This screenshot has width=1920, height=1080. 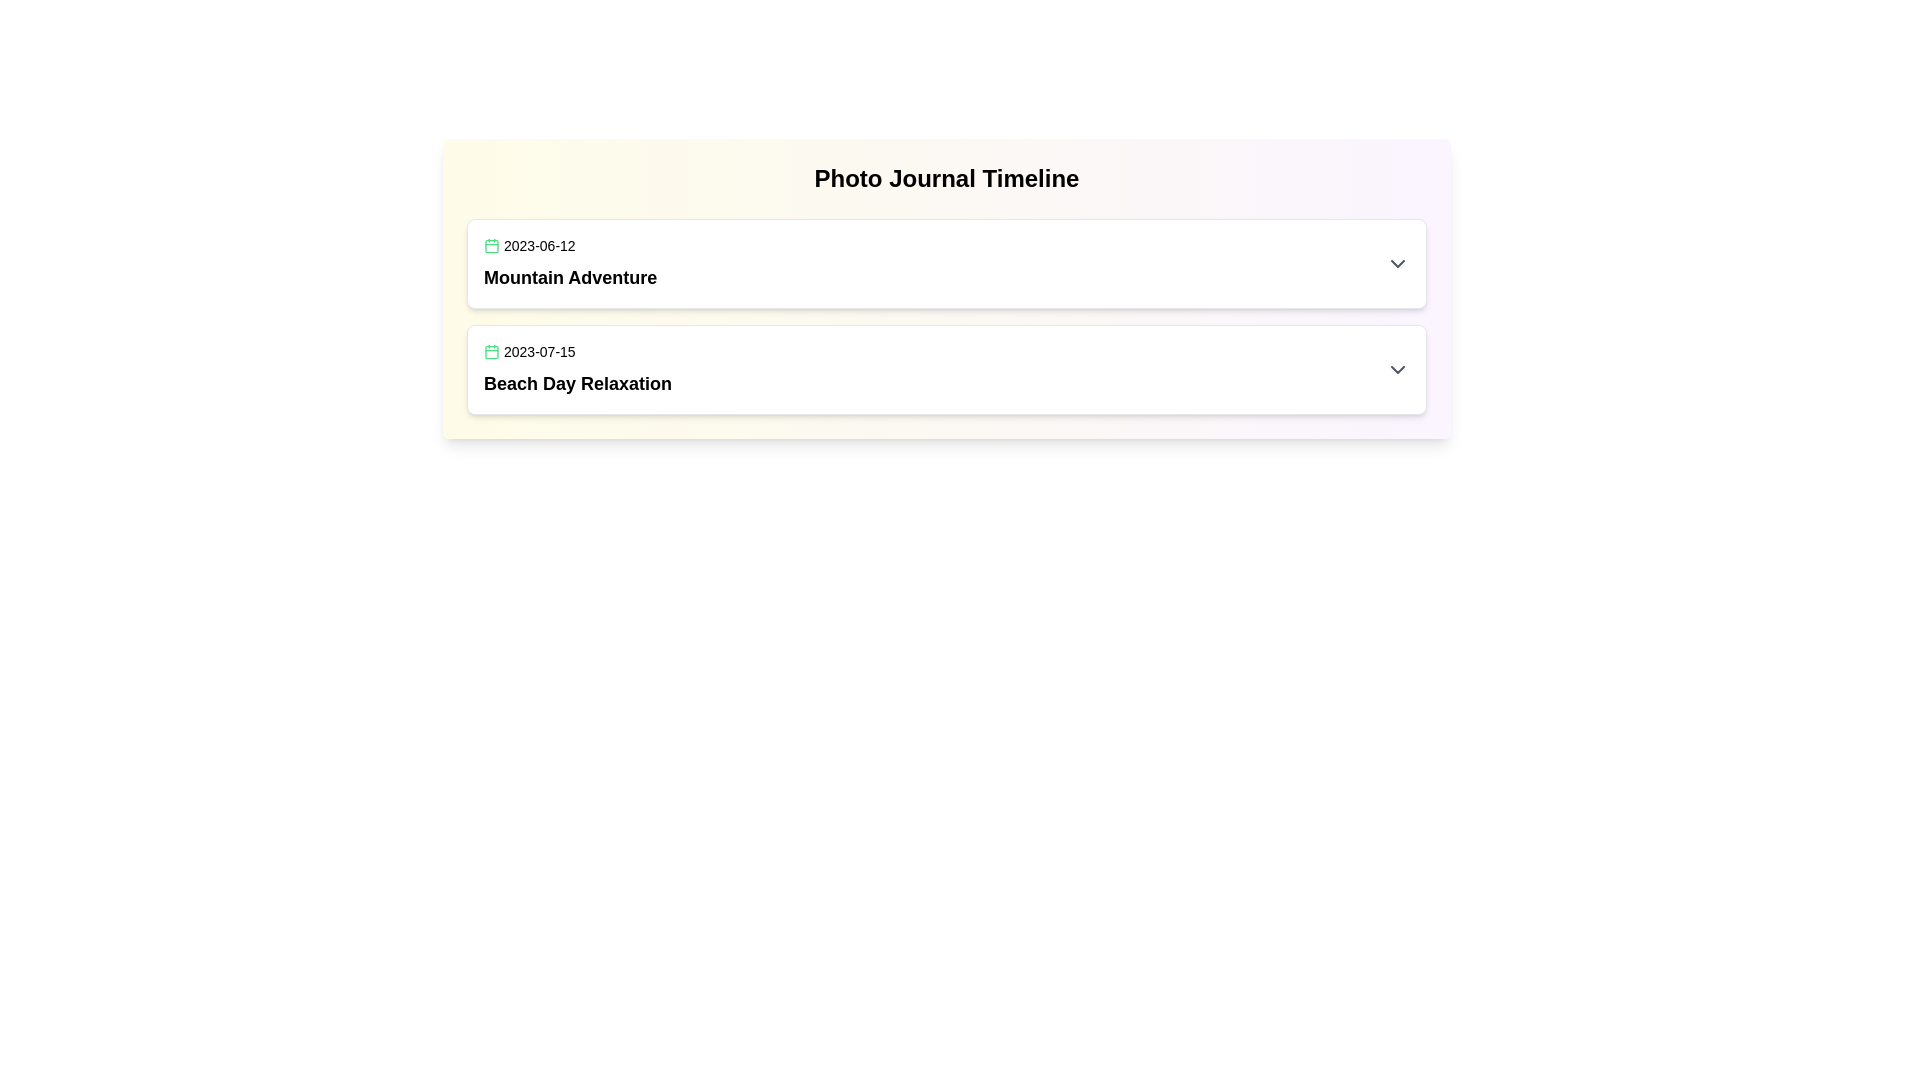 What do you see at coordinates (945, 370) in the screenshot?
I see `the Information card located within the 'Photo Journal Timeline', specifically the second card below 'Mountain Adventure', to navigate through its details` at bounding box center [945, 370].